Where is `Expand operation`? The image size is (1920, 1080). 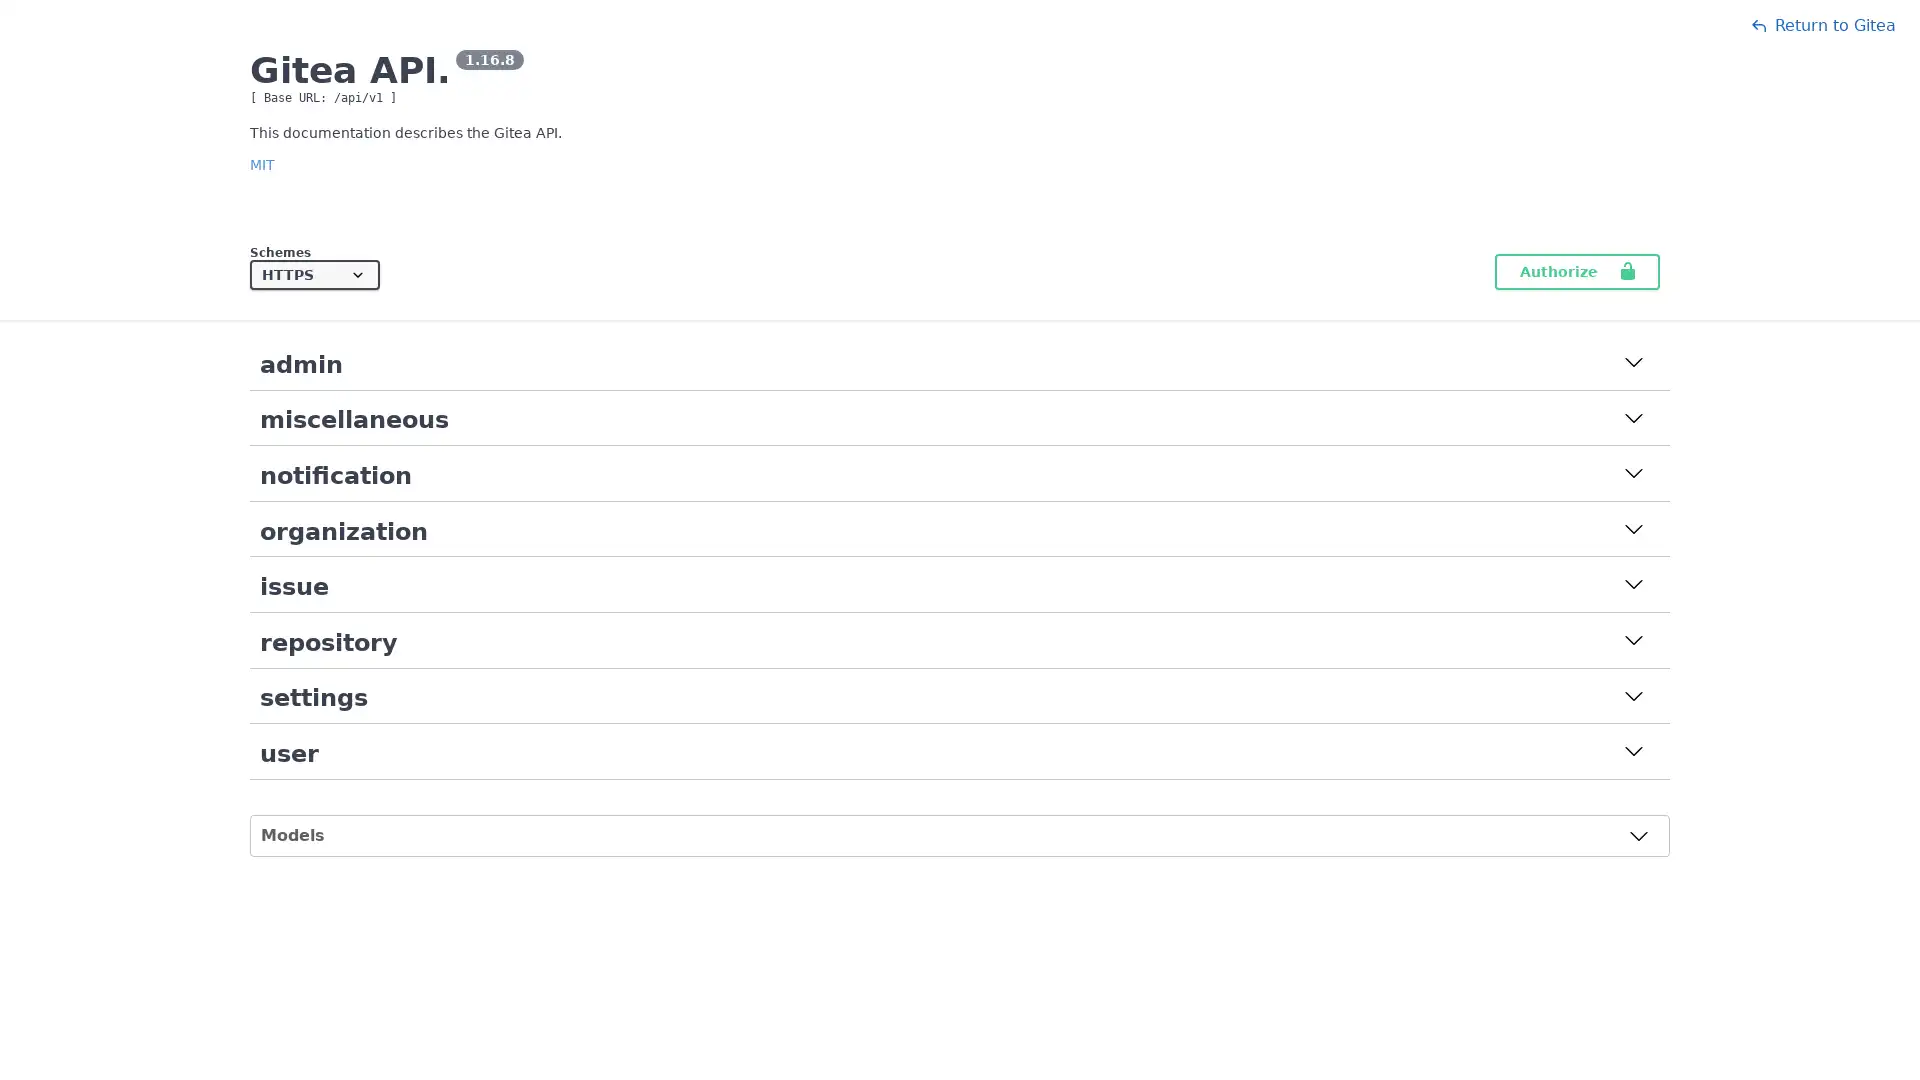
Expand operation is located at coordinates (1633, 585).